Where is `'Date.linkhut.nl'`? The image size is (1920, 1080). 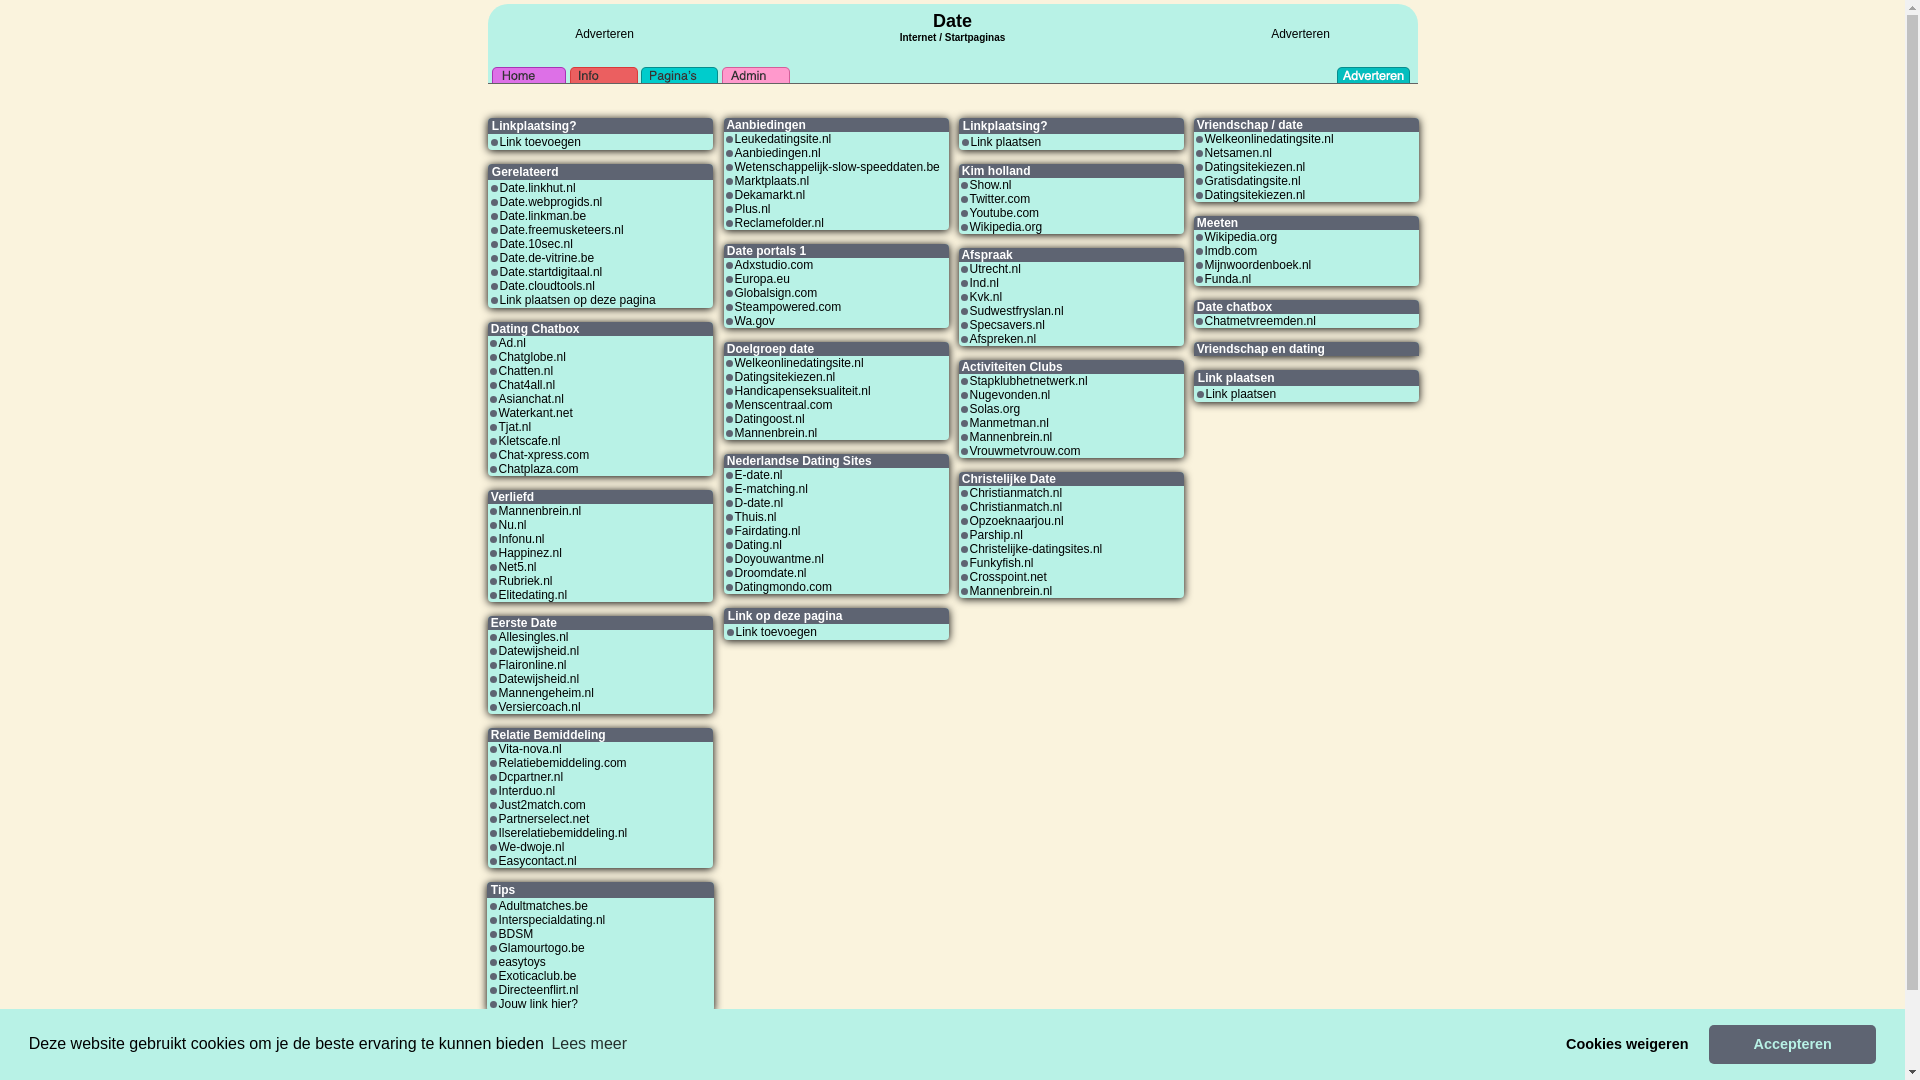
'Date.linkhut.nl' is located at coordinates (499, 188).